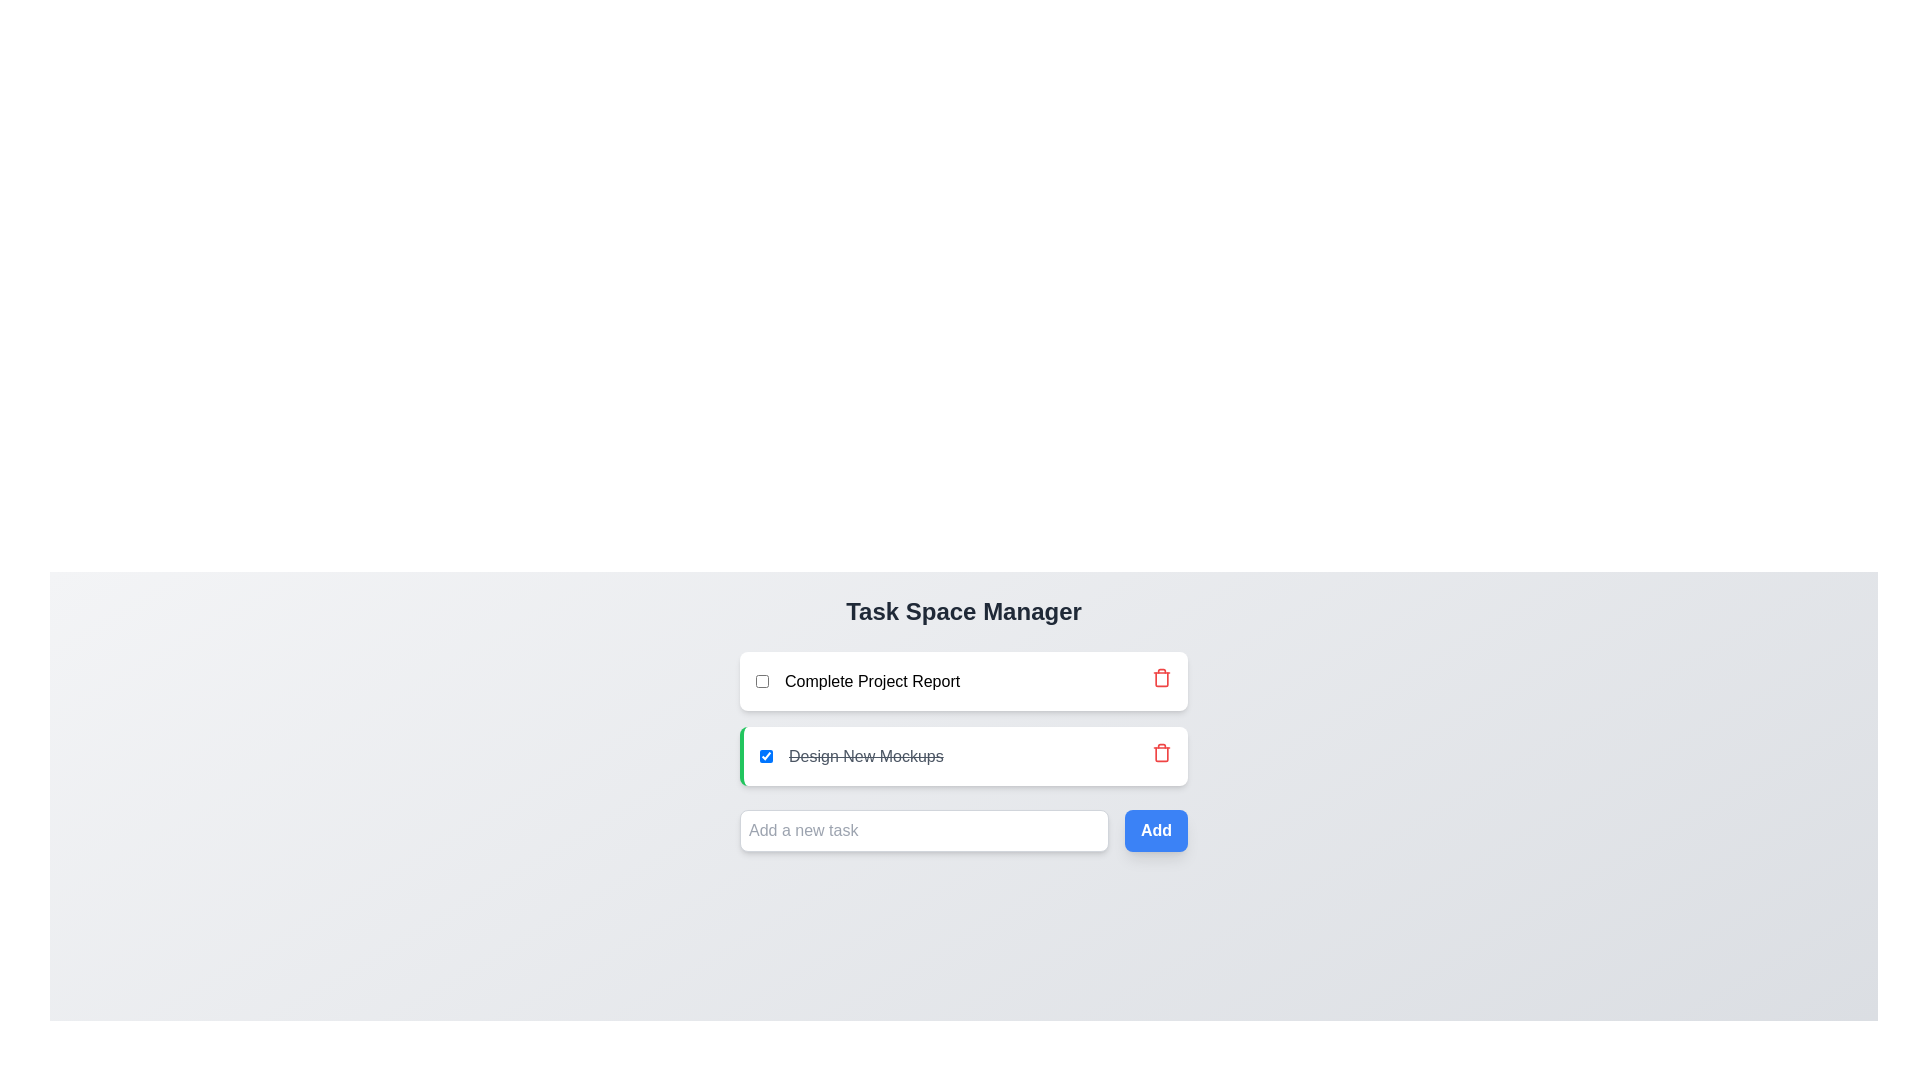 This screenshot has width=1920, height=1080. Describe the element at coordinates (761, 680) in the screenshot. I see `the small checkbox element located to the left of the text 'Complete Project Report'` at that location.